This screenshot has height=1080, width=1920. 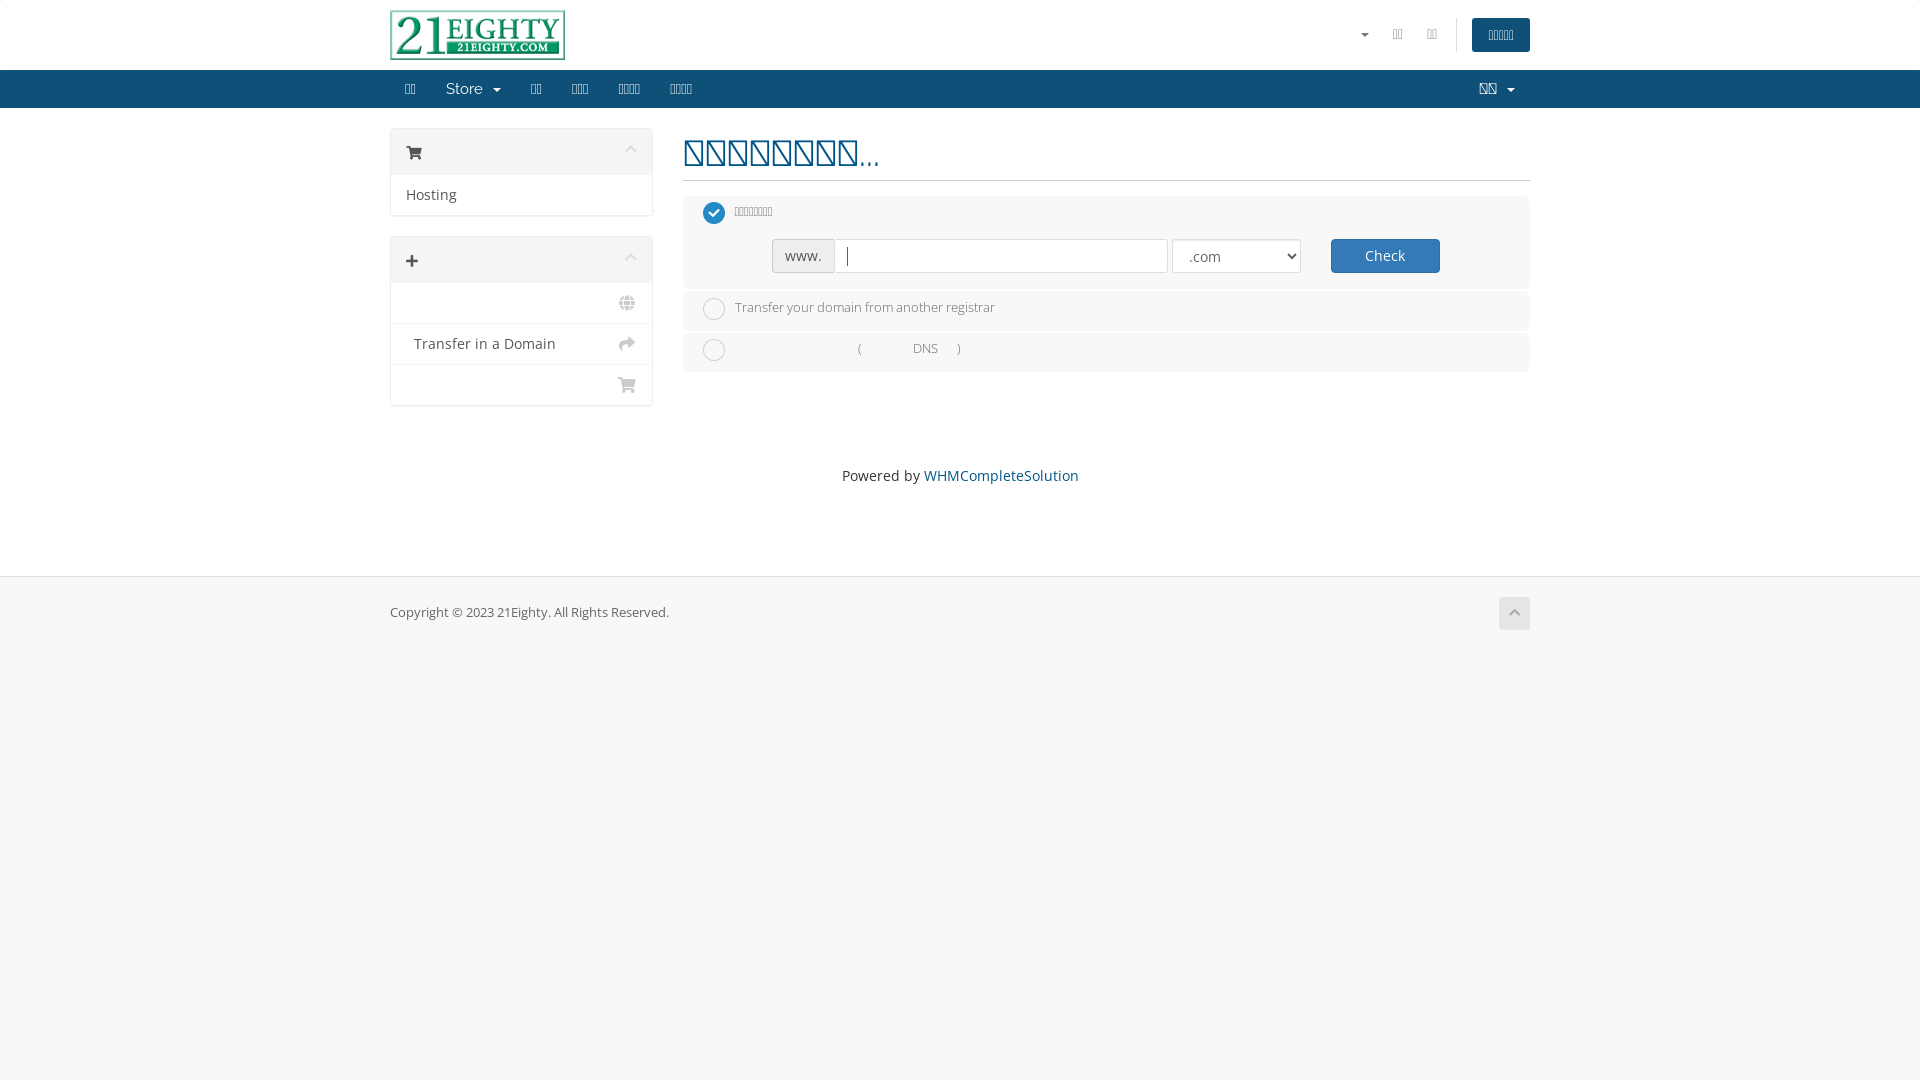 I want to click on 'Please enter your domain', so click(x=1000, y=254).